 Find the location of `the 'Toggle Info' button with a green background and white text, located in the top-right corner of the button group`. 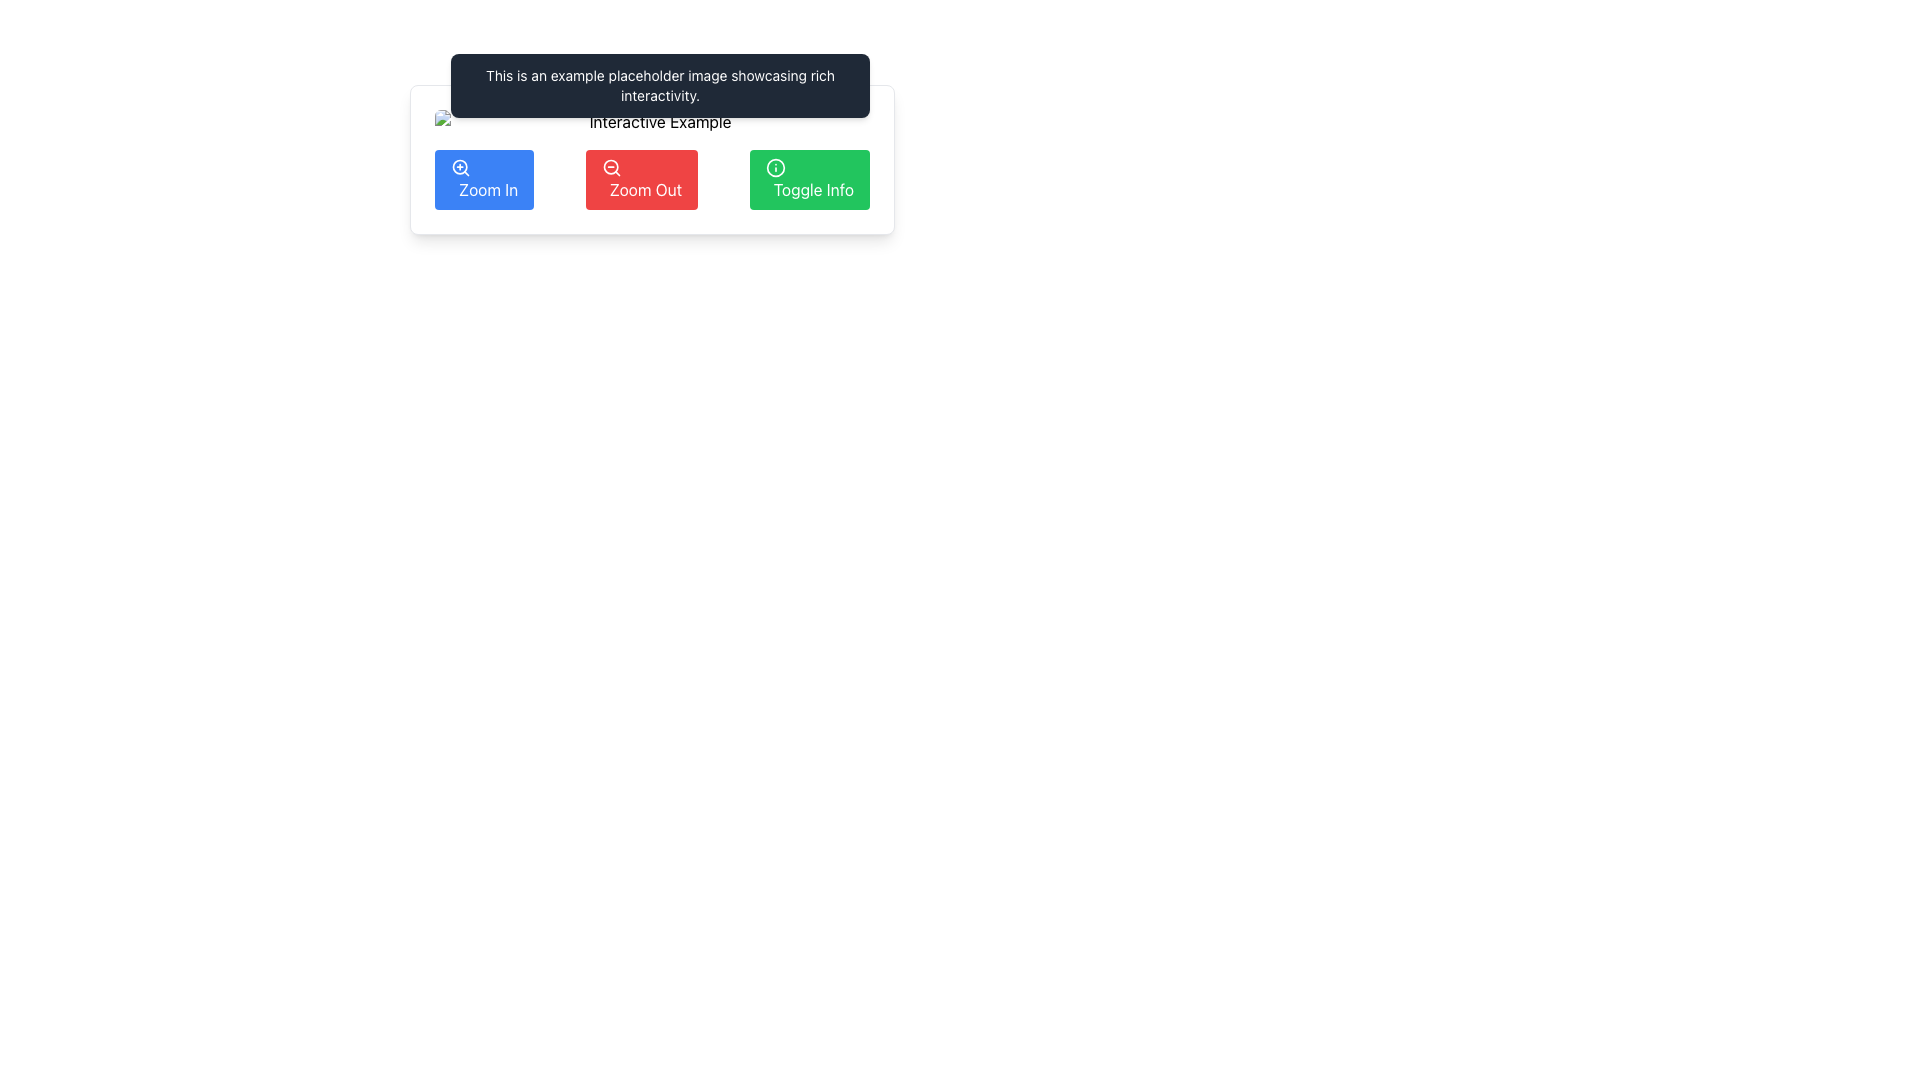

the 'Toggle Info' button with a green background and white text, located in the top-right corner of the button group is located at coordinates (809, 180).